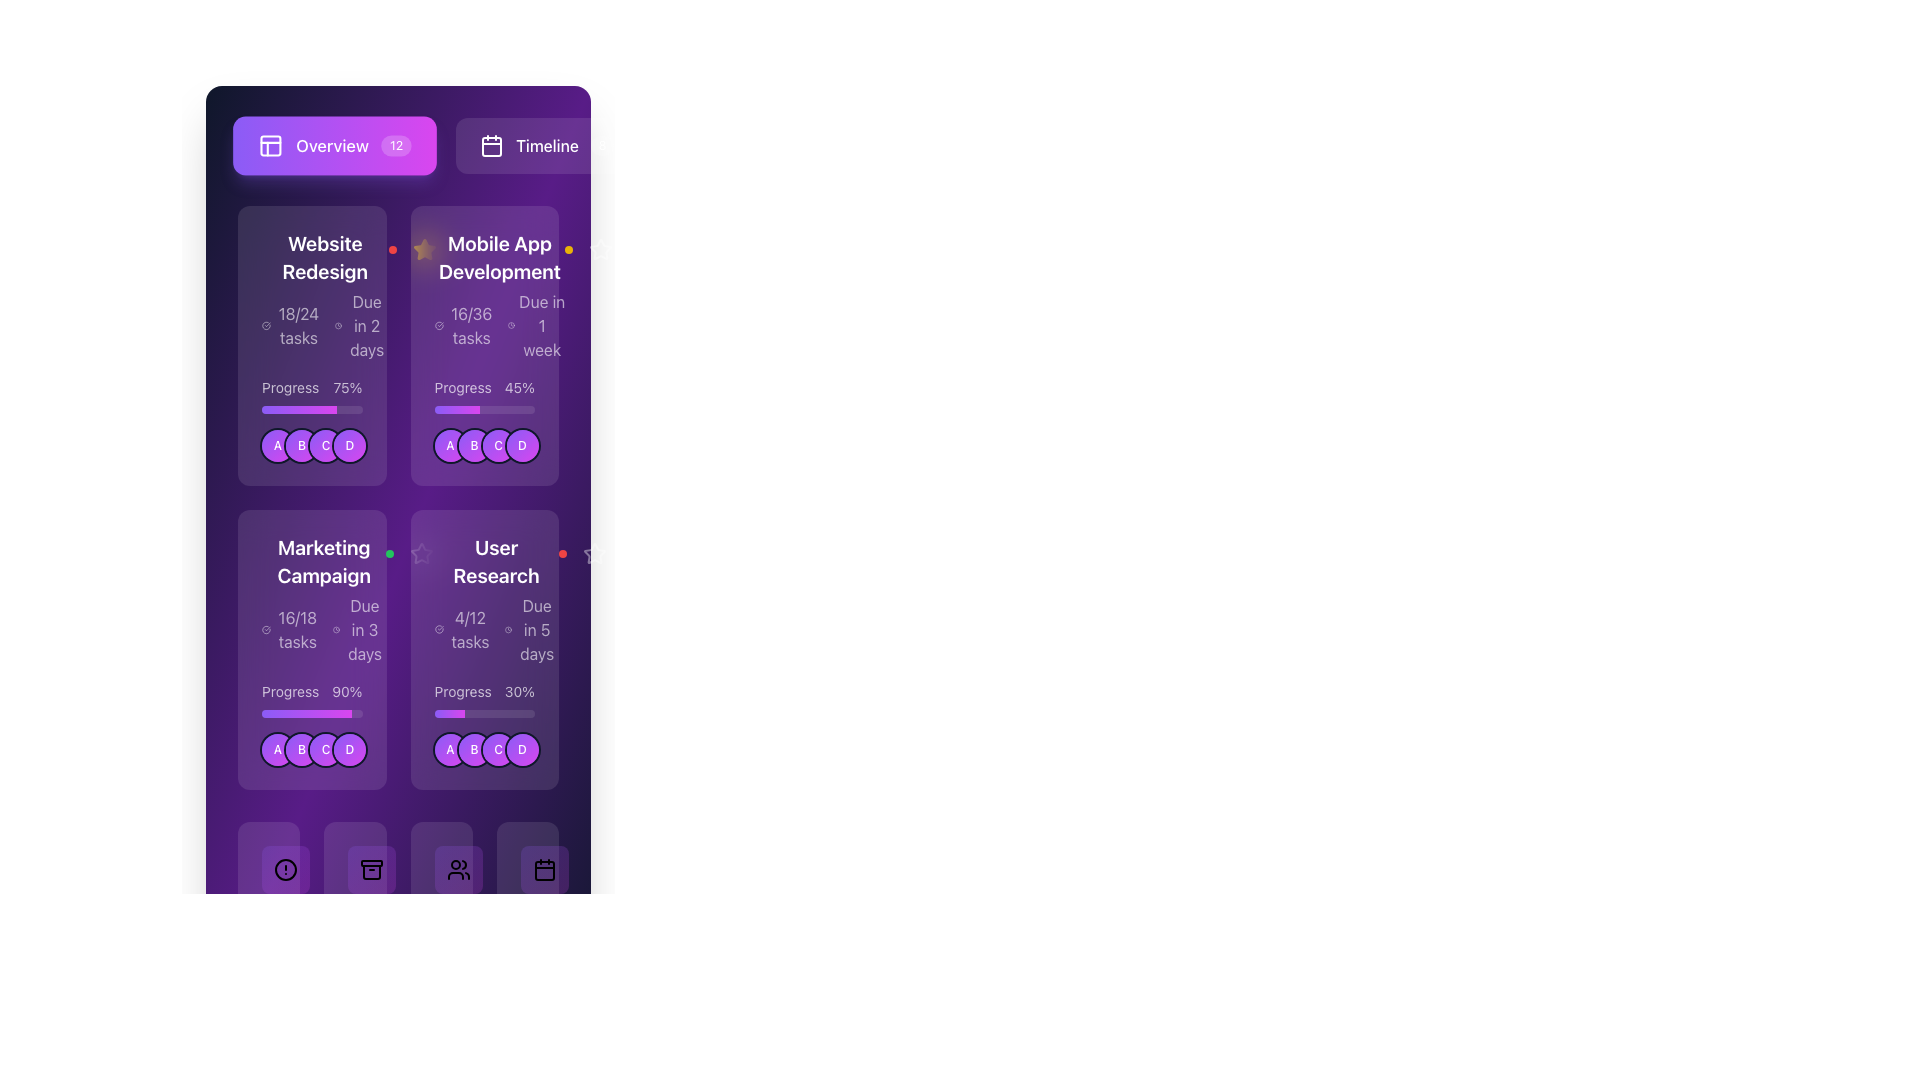  Describe the element at coordinates (285, 869) in the screenshot. I see `the circular visual icon component, outlined in black and filled with purple, located within the bottom navigation bar at the far left` at that location.